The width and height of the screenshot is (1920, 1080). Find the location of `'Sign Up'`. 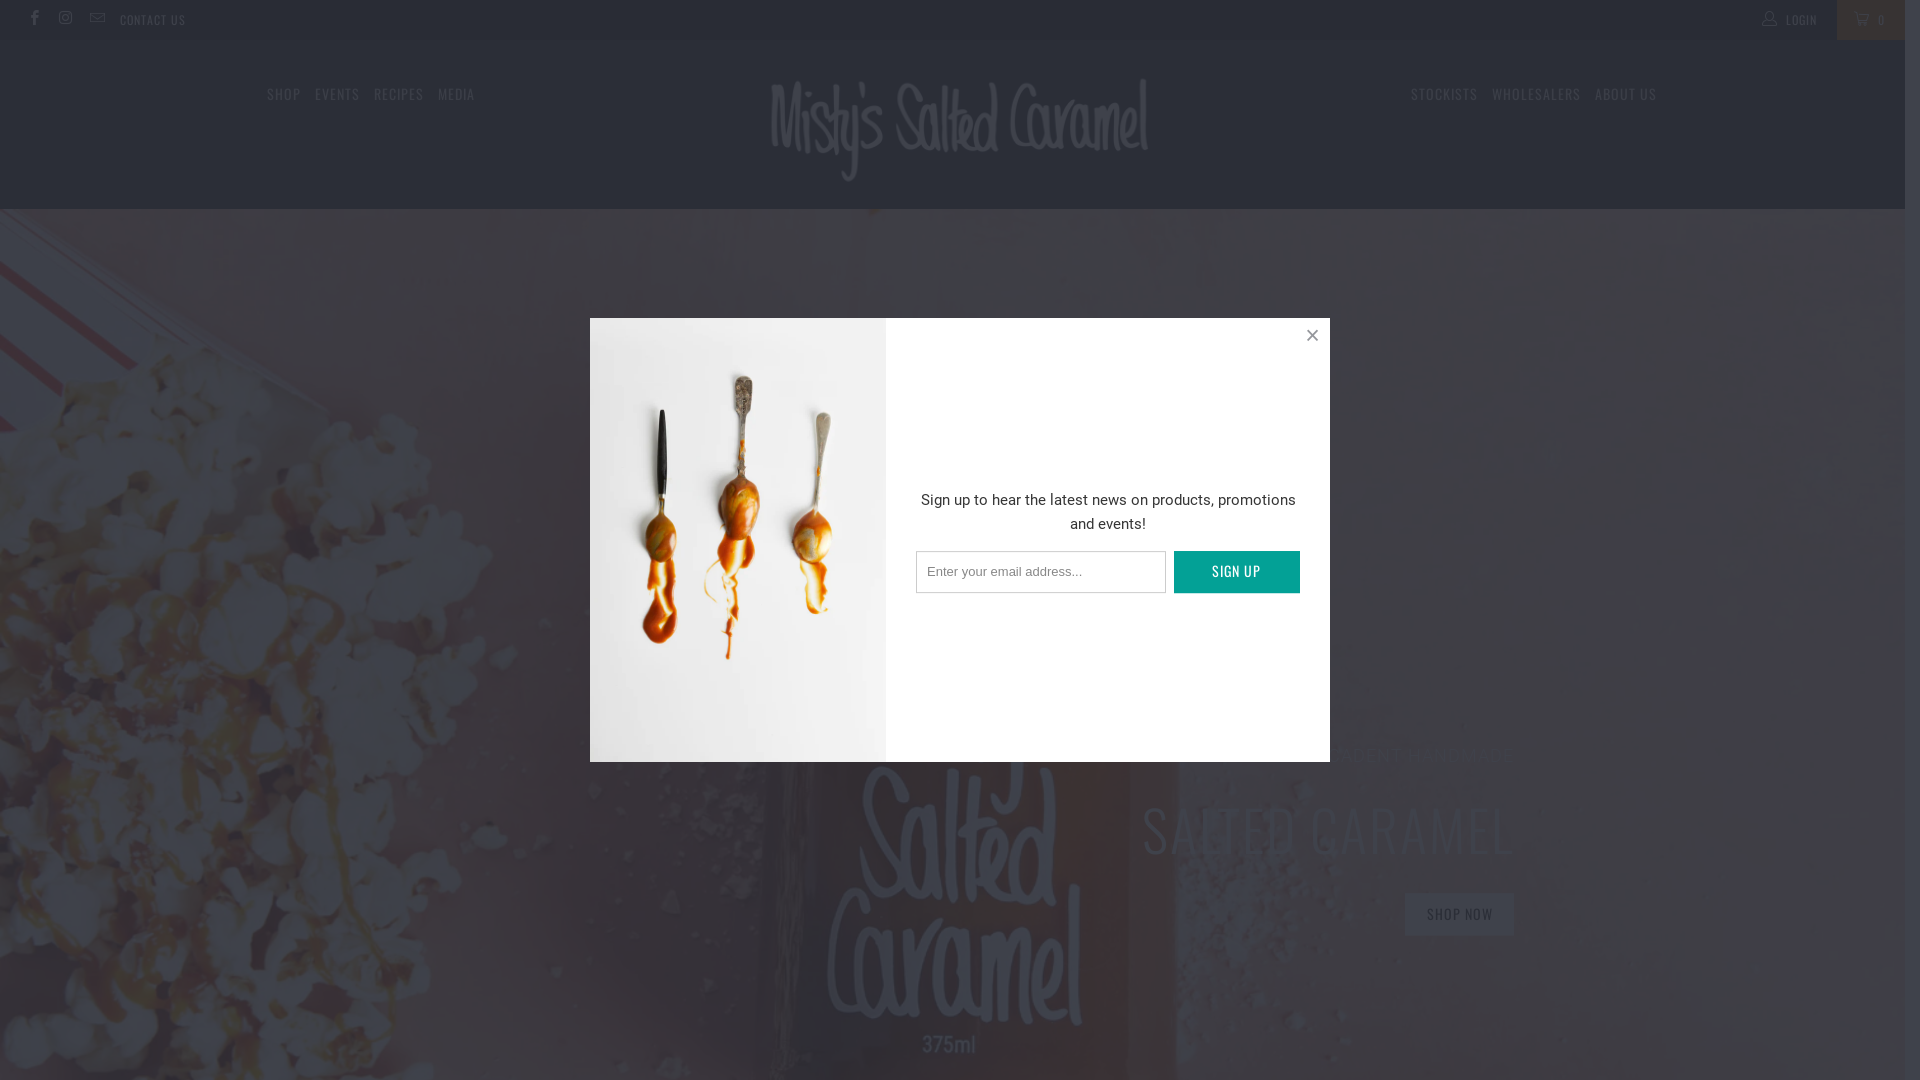

'Sign Up' is located at coordinates (1236, 571).